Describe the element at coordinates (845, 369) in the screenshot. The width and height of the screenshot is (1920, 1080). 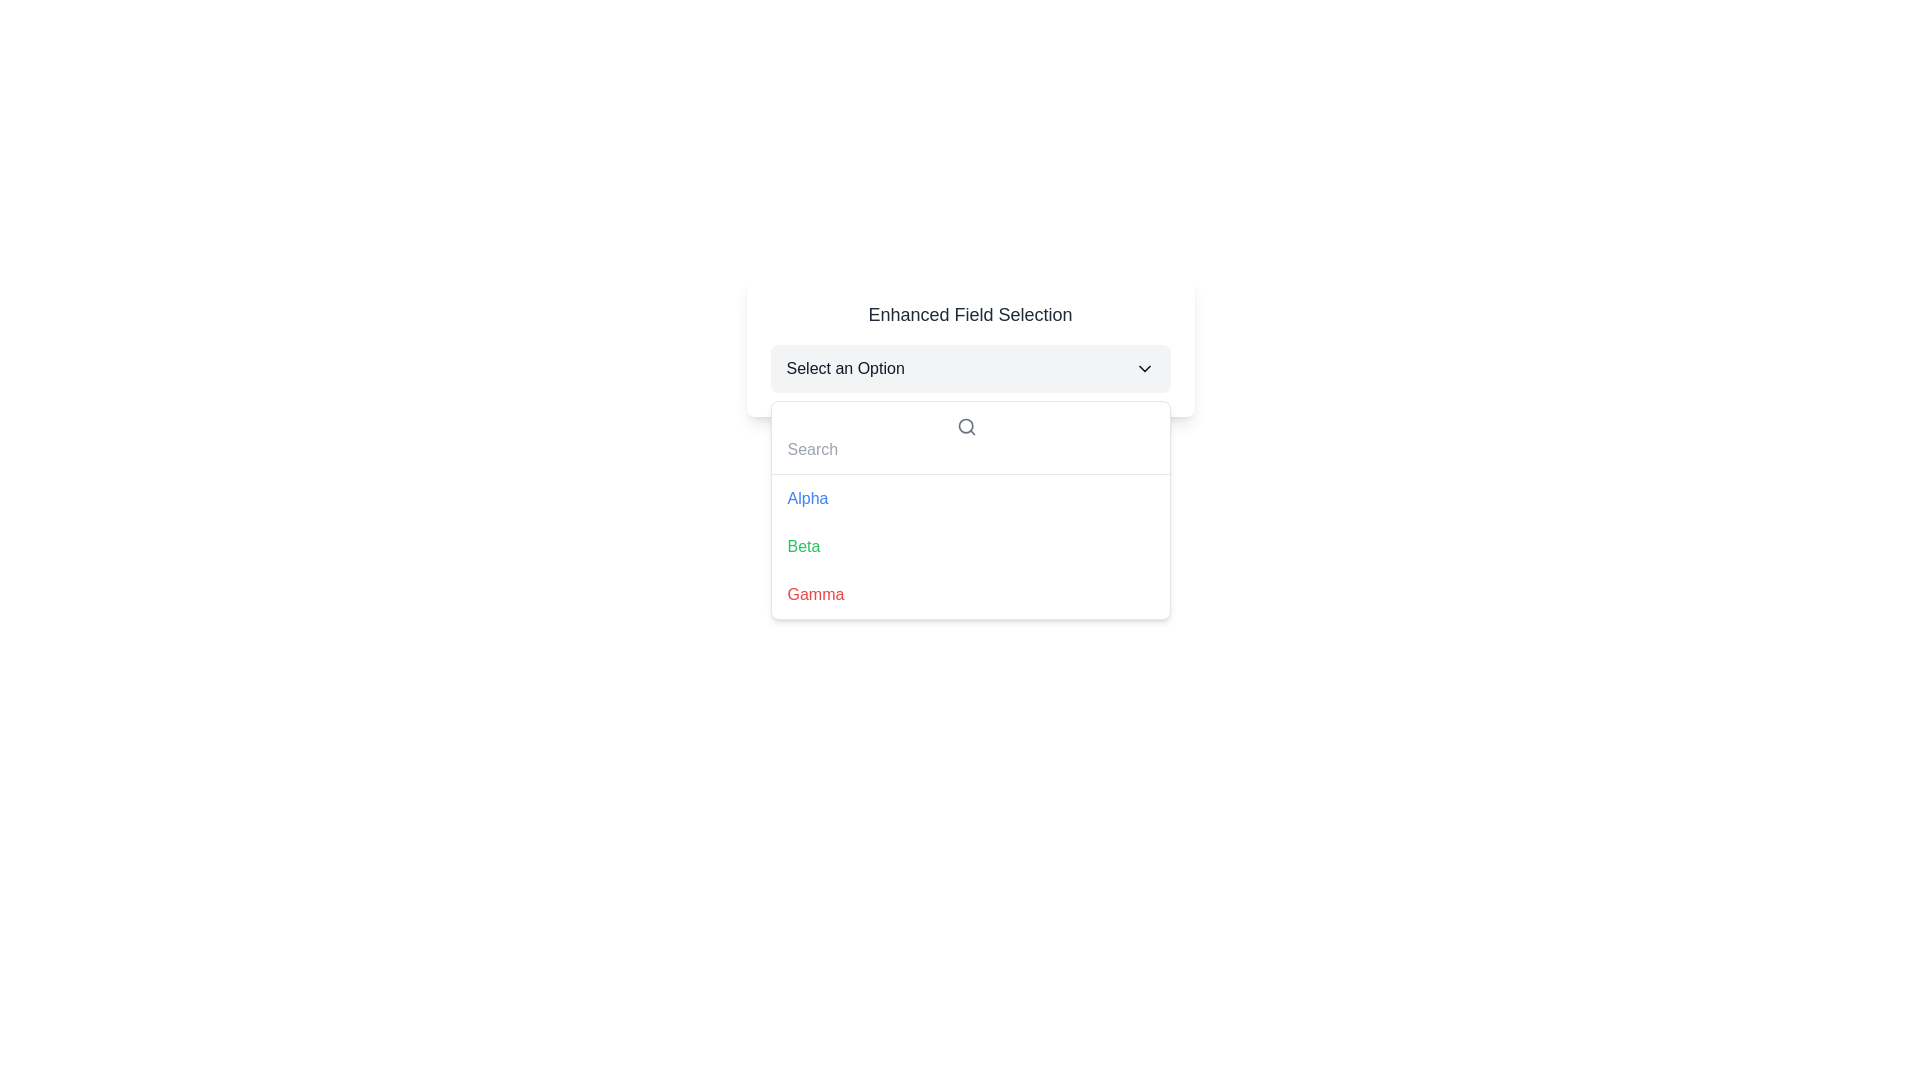
I see `the text label that serves as a placeholder for the drop-down menu, located in the top section of the interface next to a chevron-down icon` at that location.